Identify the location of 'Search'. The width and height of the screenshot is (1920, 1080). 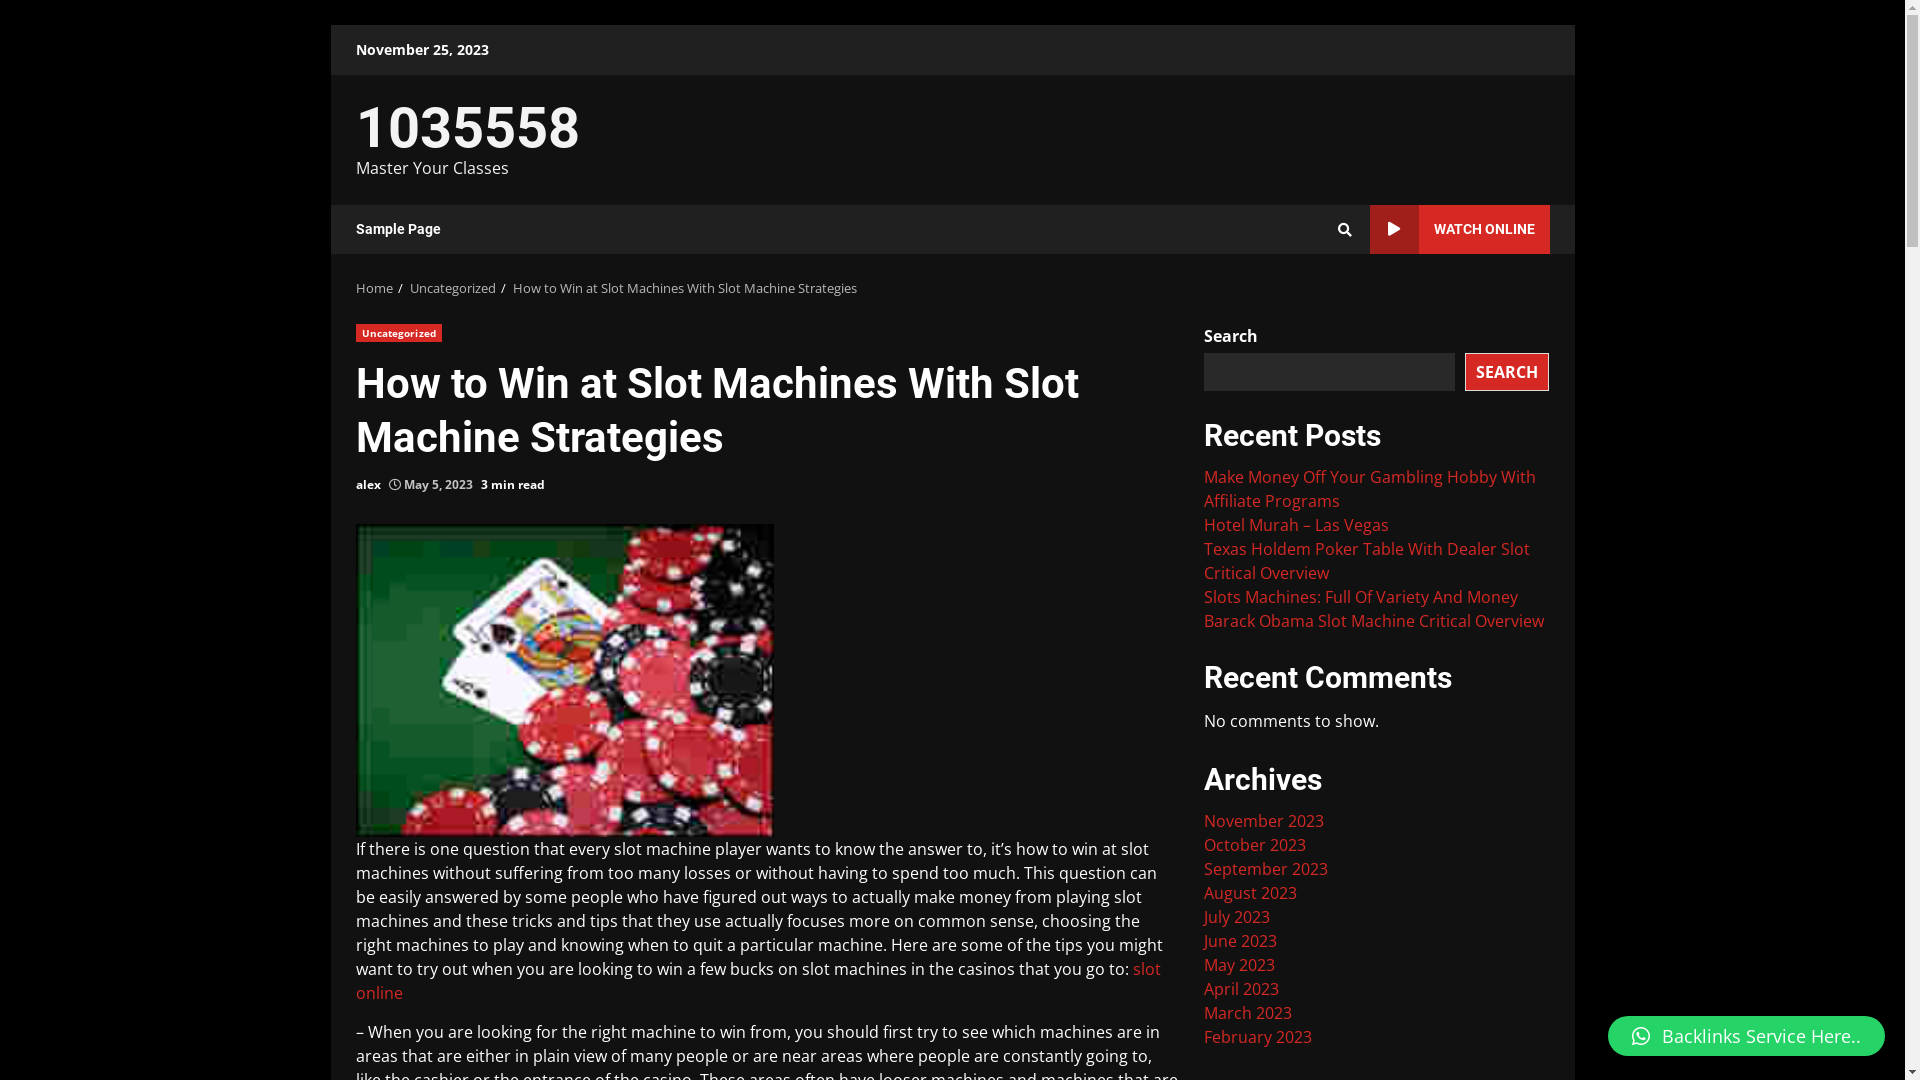
(1344, 227).